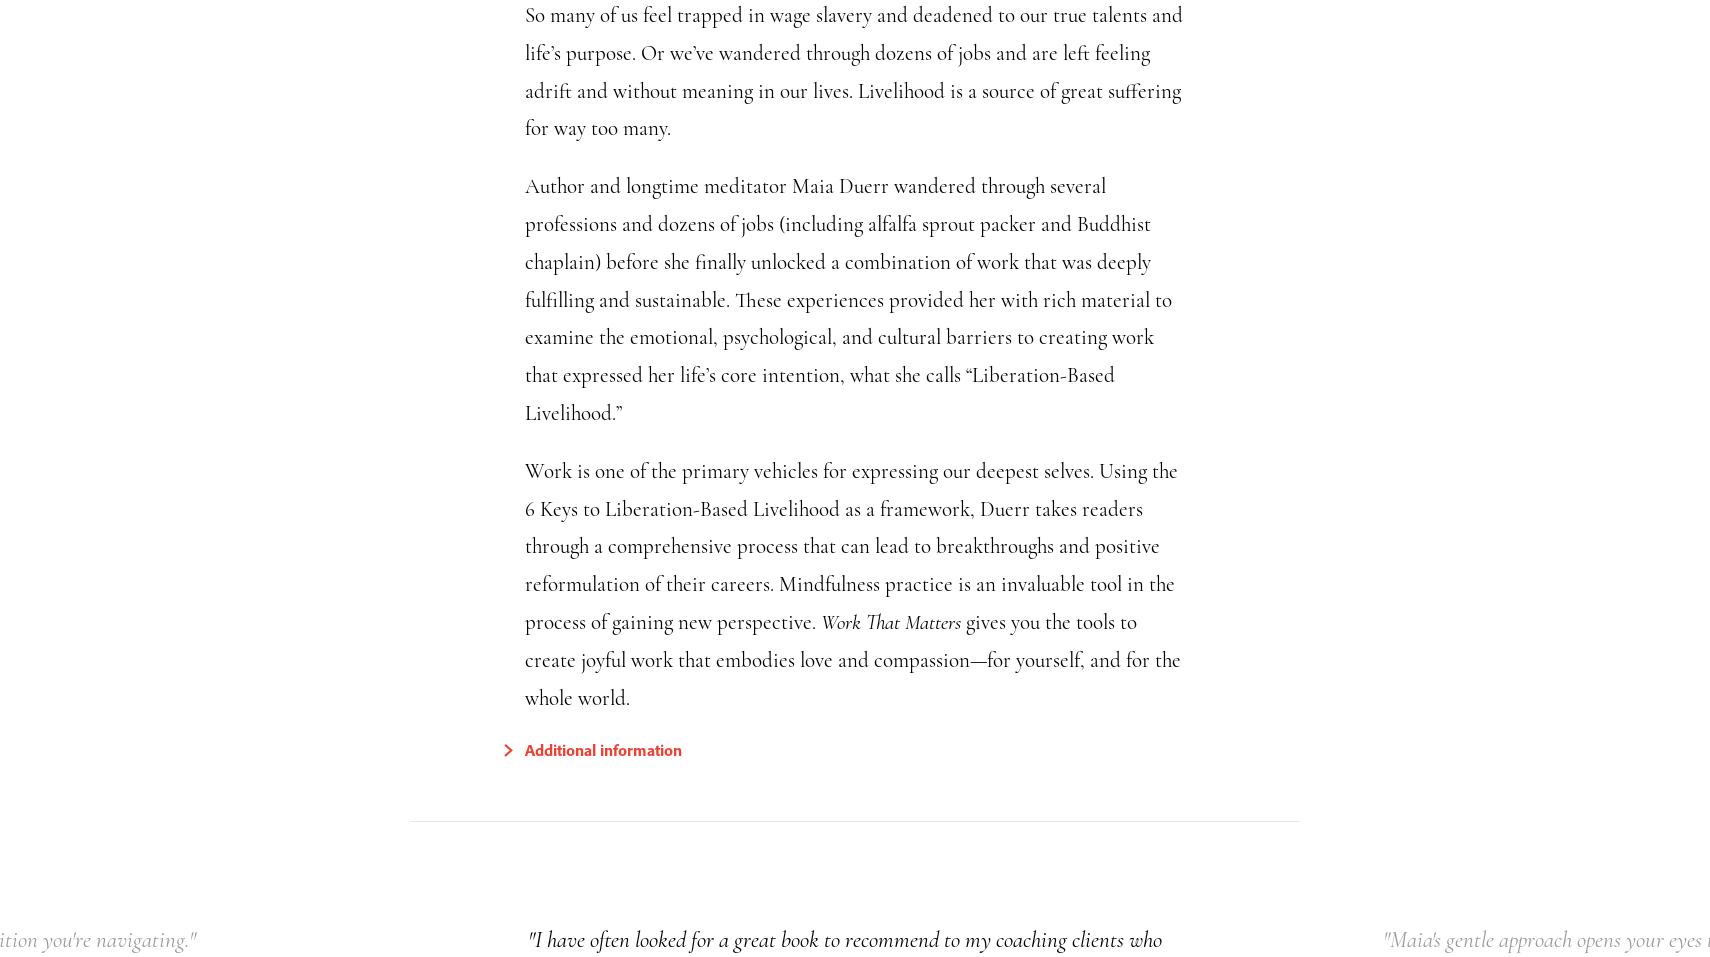  What do you see at coordinates (496, 421) in the screenshot?
I see `'Parallax Press is a nonprofit publisher founded by Zen Master Thich Nhat Hanh. We publish books and media on the art of mindful living and Engaged Buddhism. We are committed to offering teachings that help transform suffering and injustice. Our aspiration is to contribute to collective insight and awakening, bringing about a more joyful, healthy, and compassionate society.'` at bounding box center [496, 421].